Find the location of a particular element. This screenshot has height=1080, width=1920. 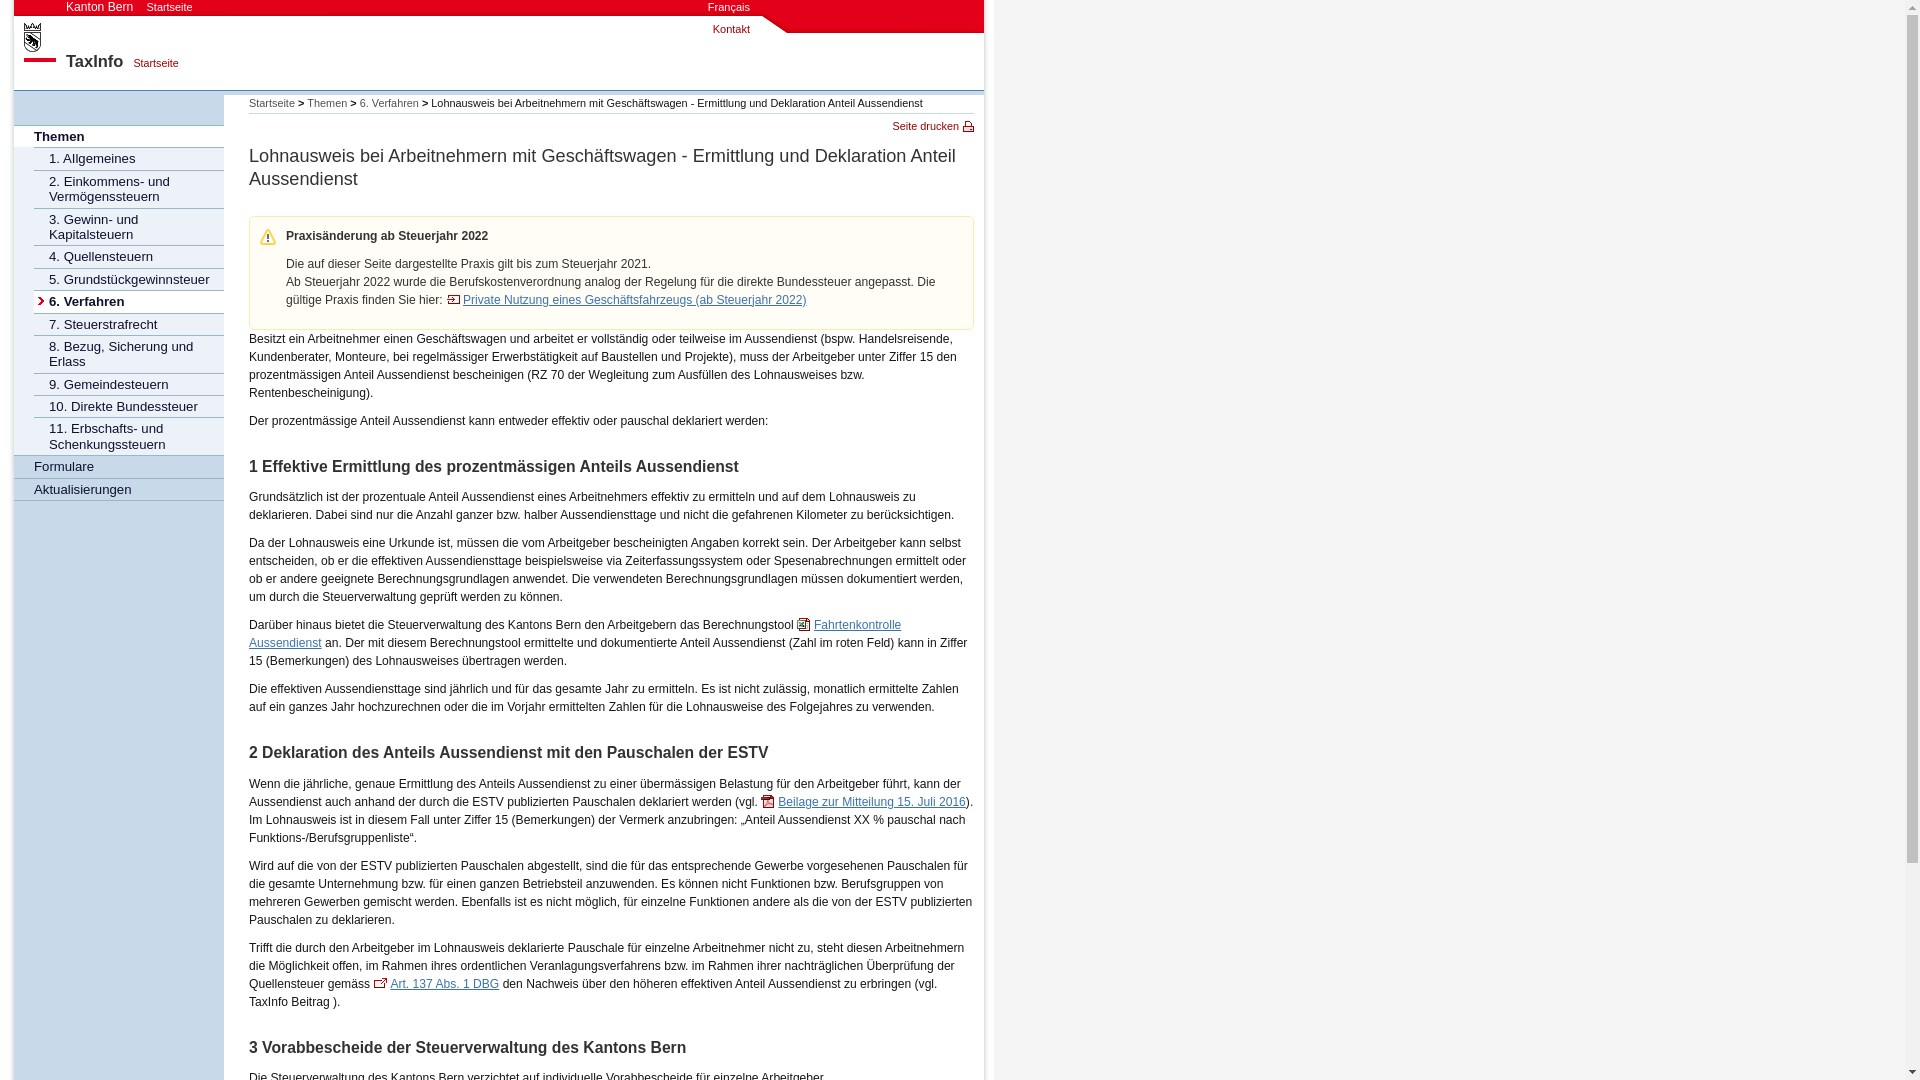

'Beilage zur Mitteilung 15. Juli 2016' is located at coordinates (863, 801).